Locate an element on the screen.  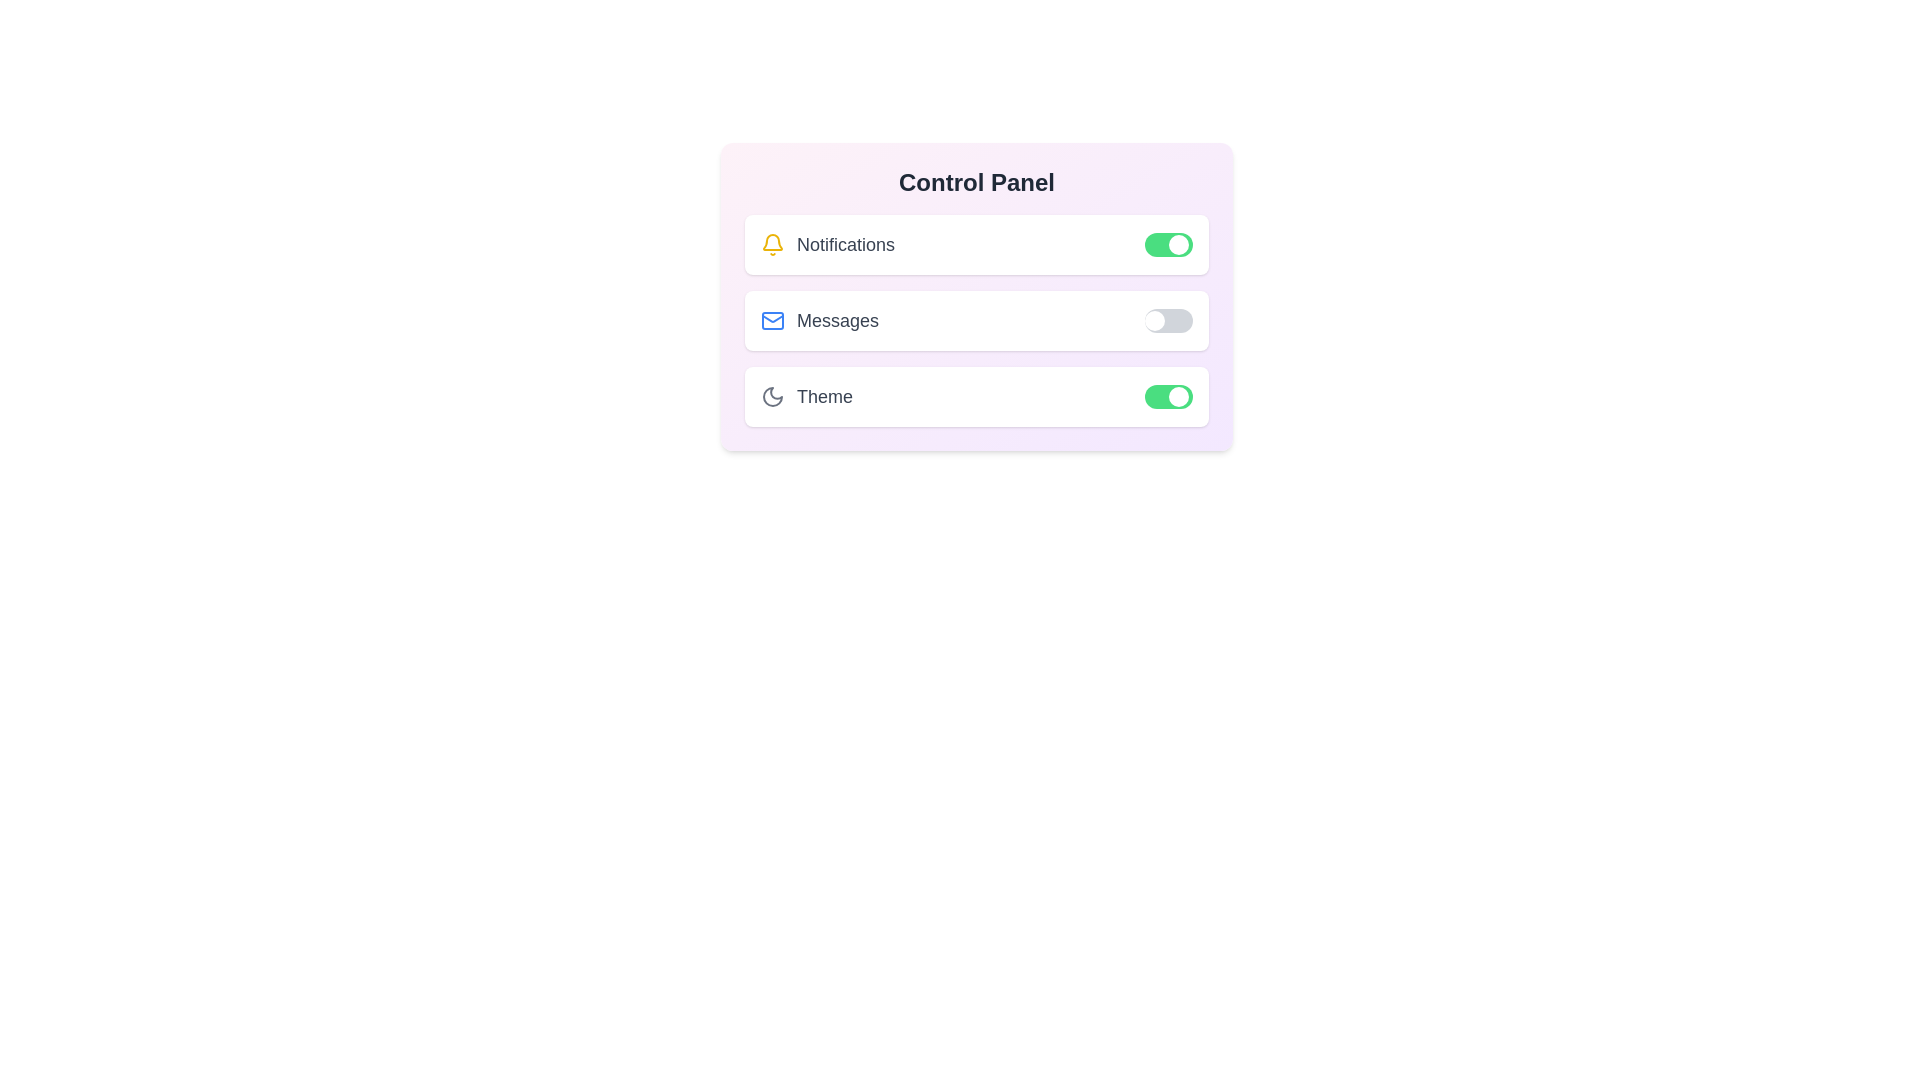
the 'Messages' feature label, which is a text label situated to the right of an envelope icon and to the left of a toggle switch in the middle section of the control panel interface is located at coordinates (838, 319).